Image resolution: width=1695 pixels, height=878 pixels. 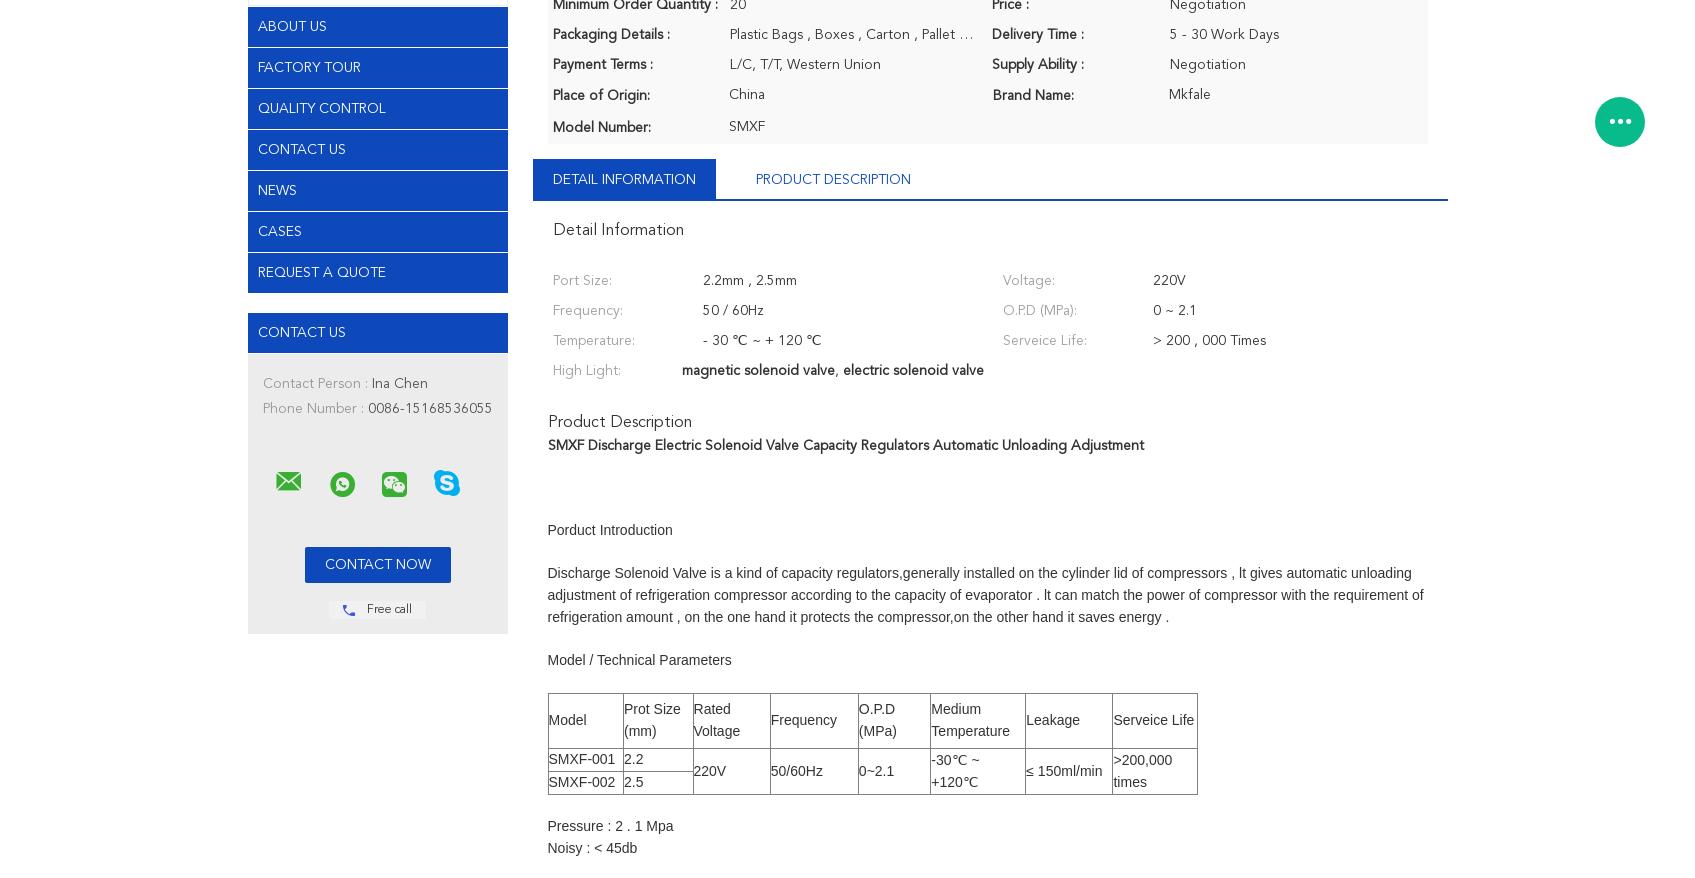 What do you see at coordinates (1111, 718) in the screenshot?
I see `'Serveice Life'` at bounding box center [1111, 718].